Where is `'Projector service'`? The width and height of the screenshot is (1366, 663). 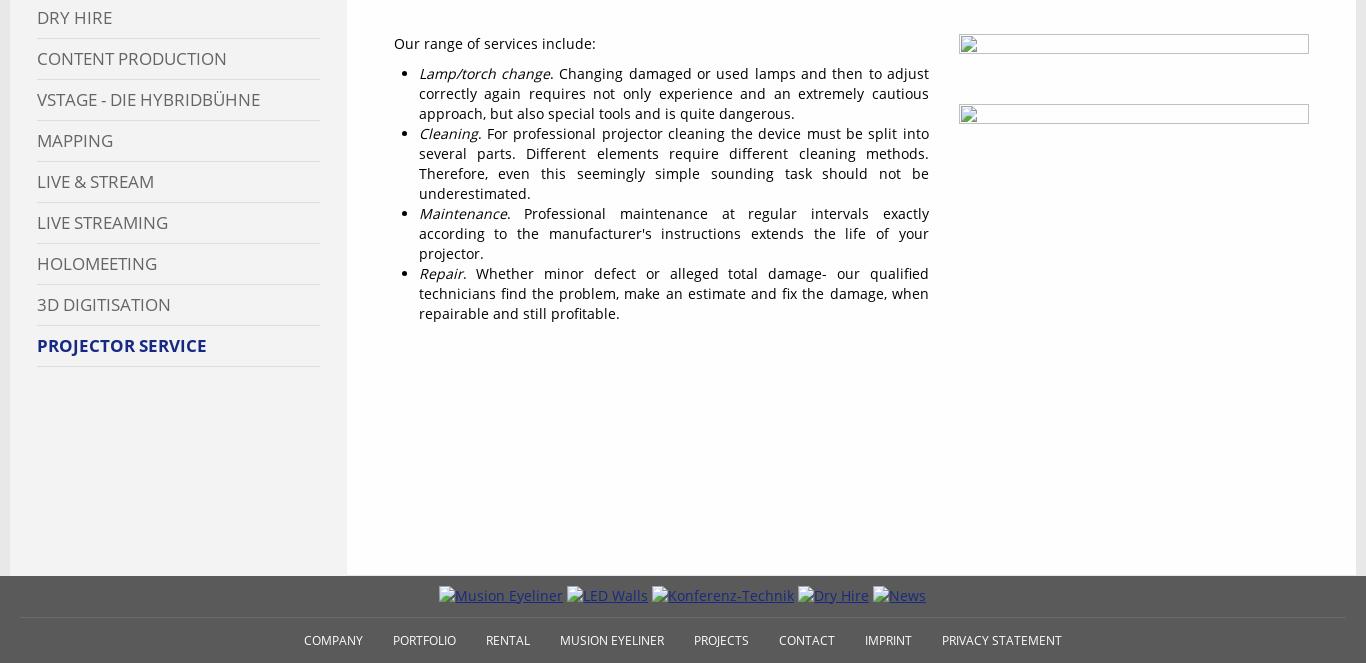 'Projector service' is located at coordinates (120, 344).